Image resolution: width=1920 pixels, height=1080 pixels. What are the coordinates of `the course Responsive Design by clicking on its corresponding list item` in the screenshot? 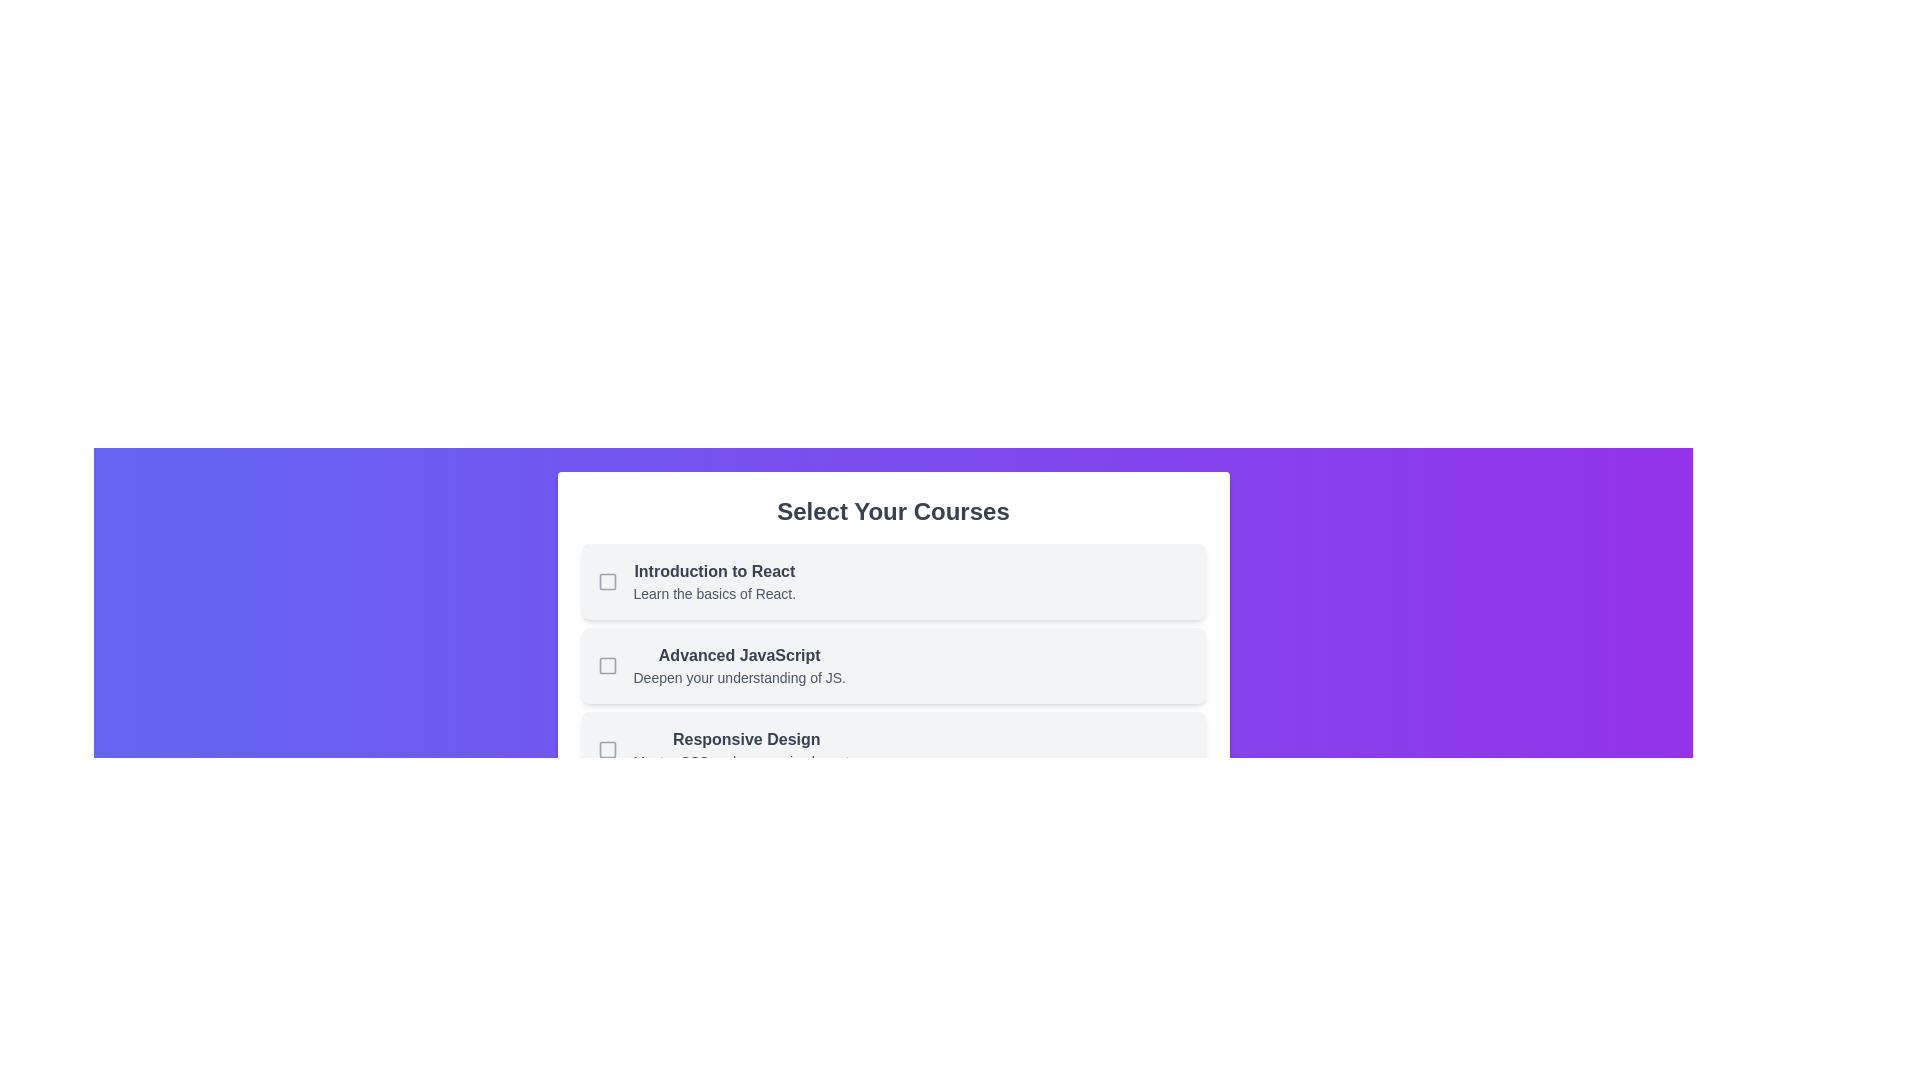 It's located at (892, 749).